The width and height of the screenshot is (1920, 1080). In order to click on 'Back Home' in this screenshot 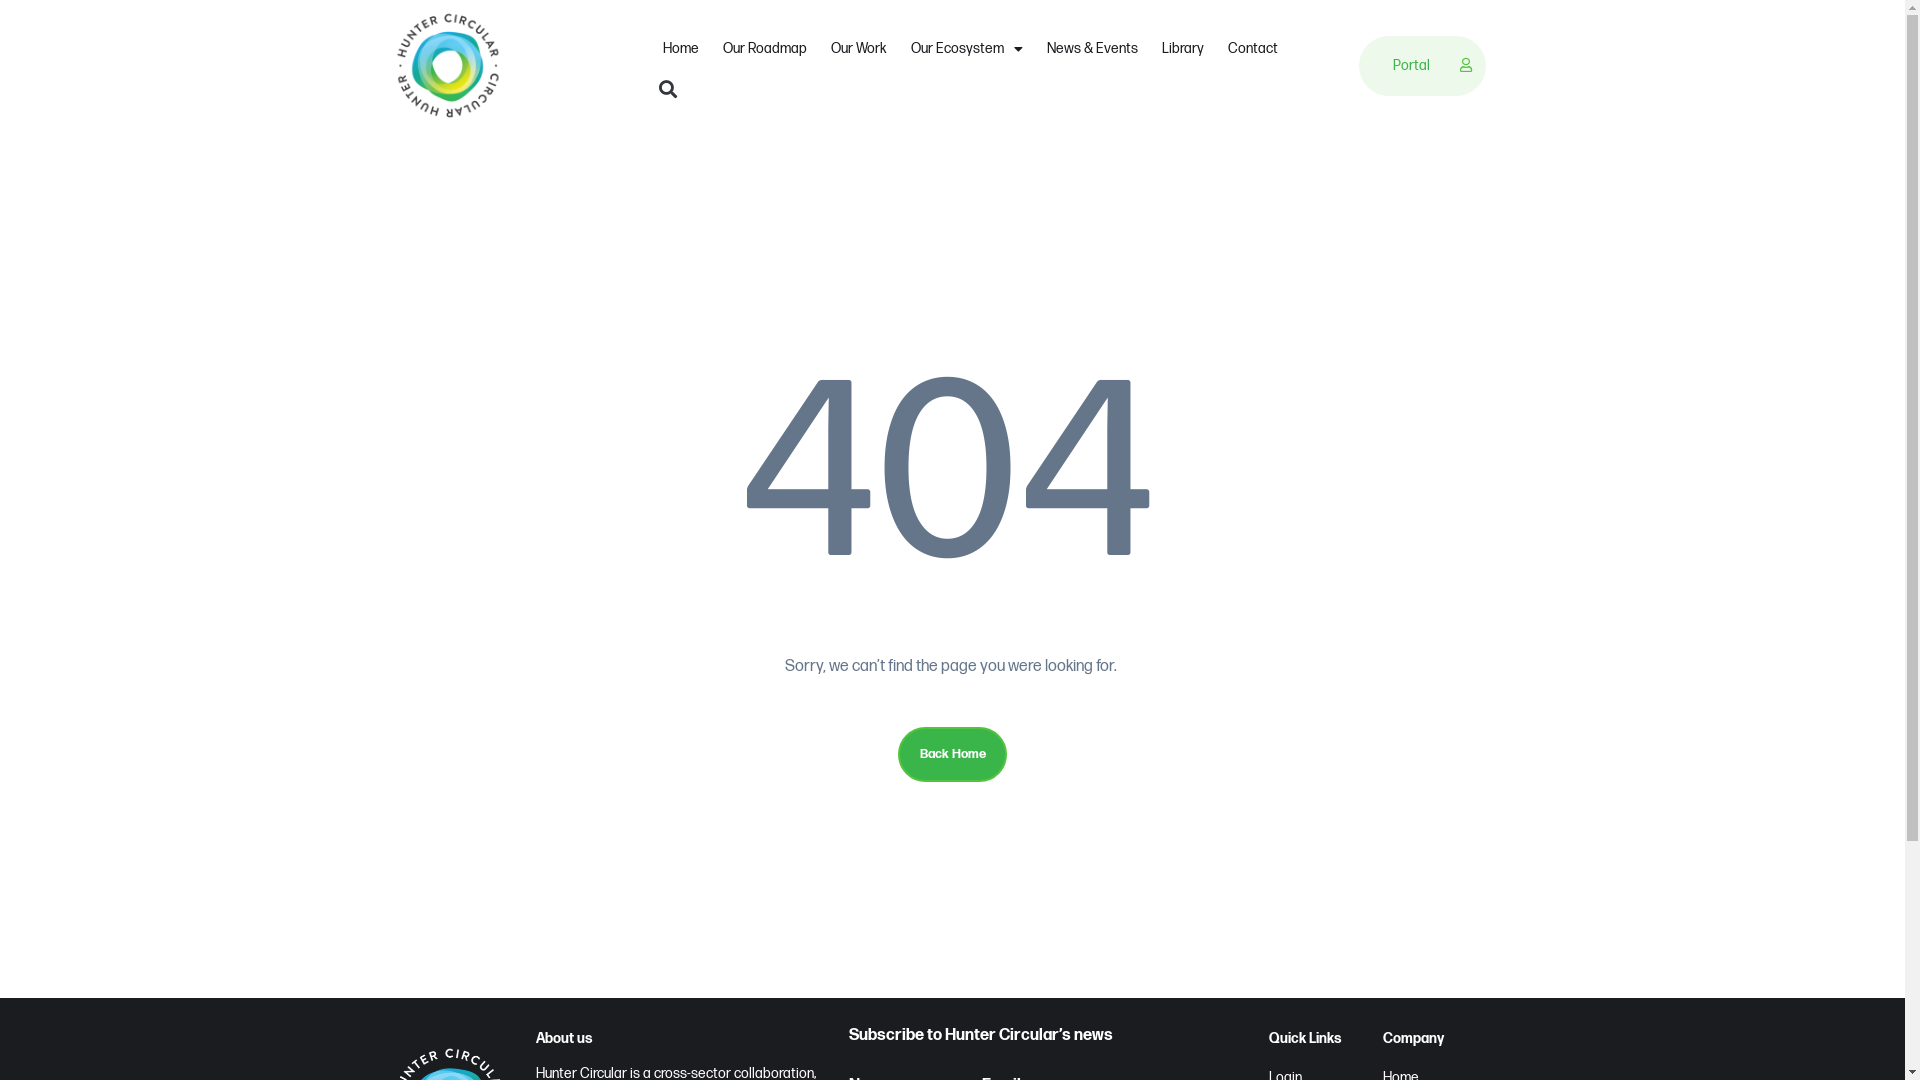, I will do `click(950, 753)`.